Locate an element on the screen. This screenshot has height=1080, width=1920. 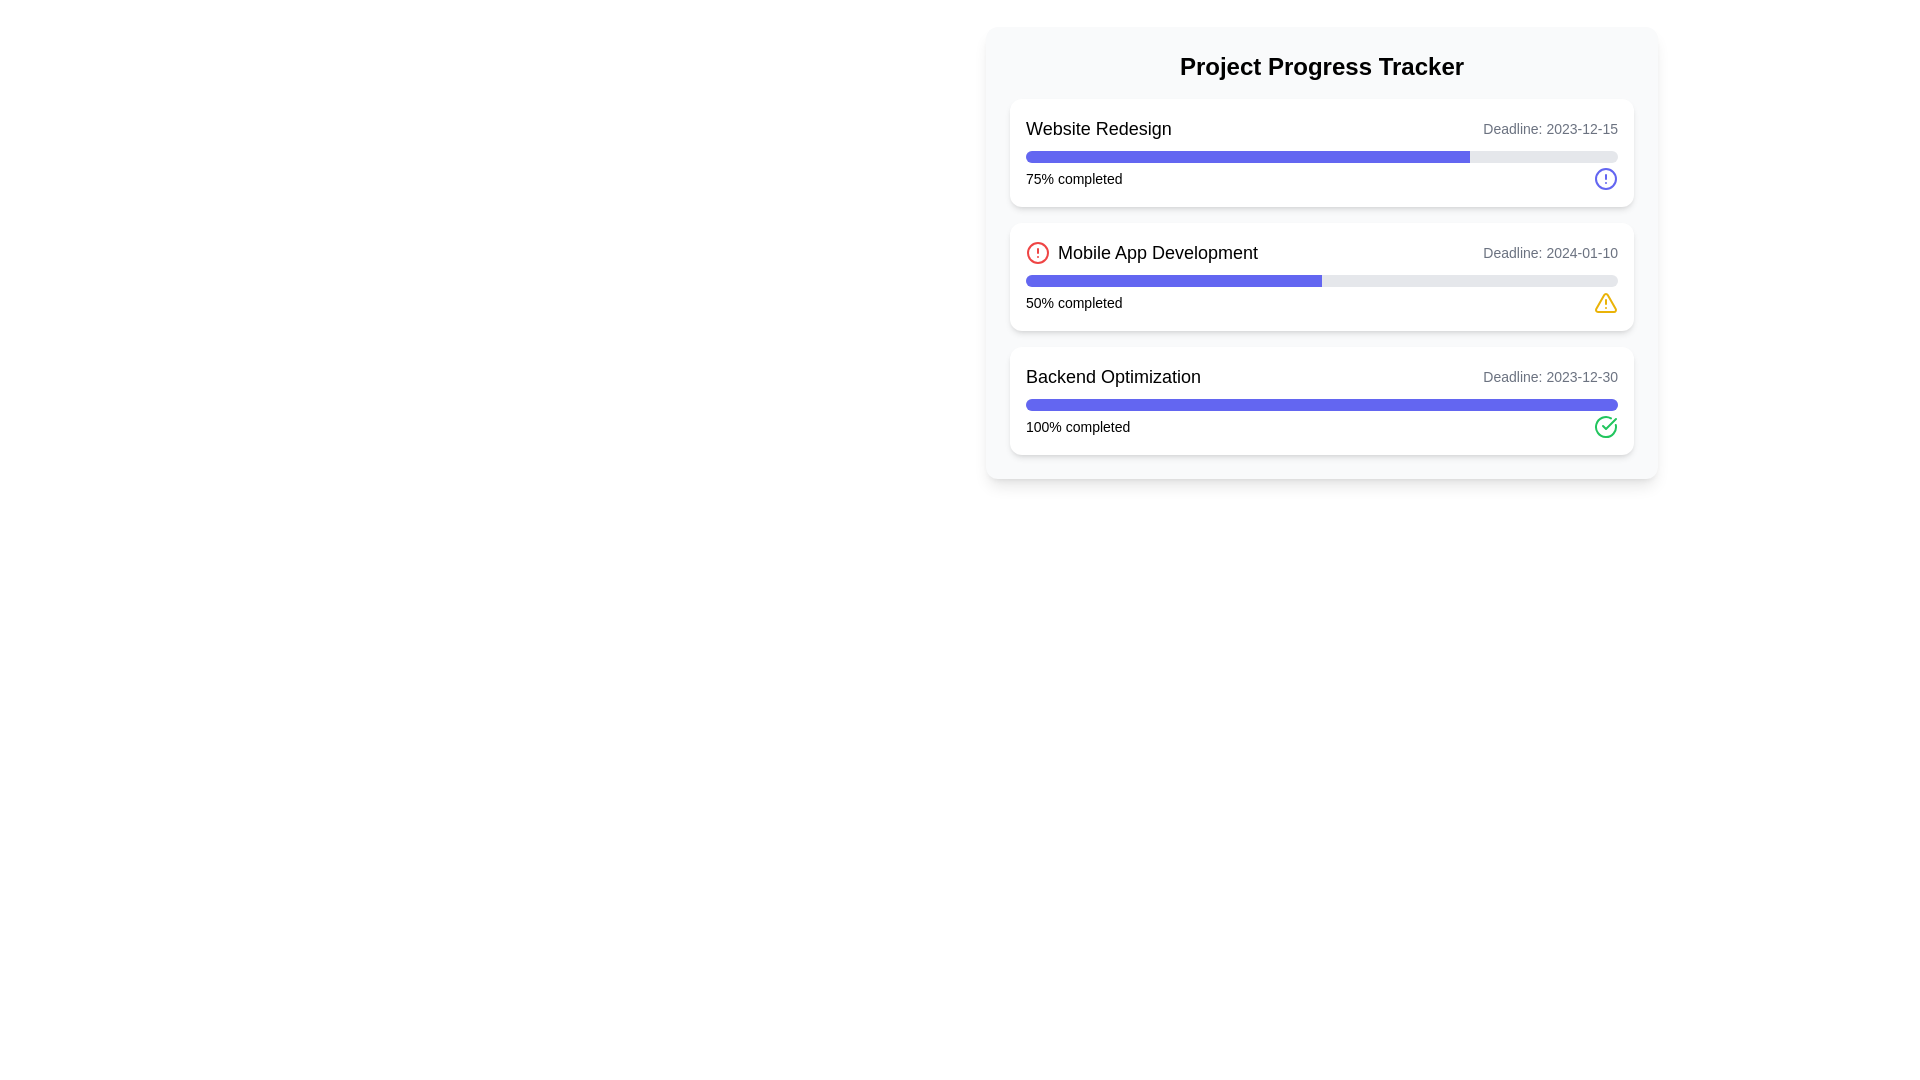
the icon shaped like a bordered circle with a centered exclamation mark, located near the progress bar indicating '75% completed' in the 'Website Redesign' section is located at coordinates (1606, 177).